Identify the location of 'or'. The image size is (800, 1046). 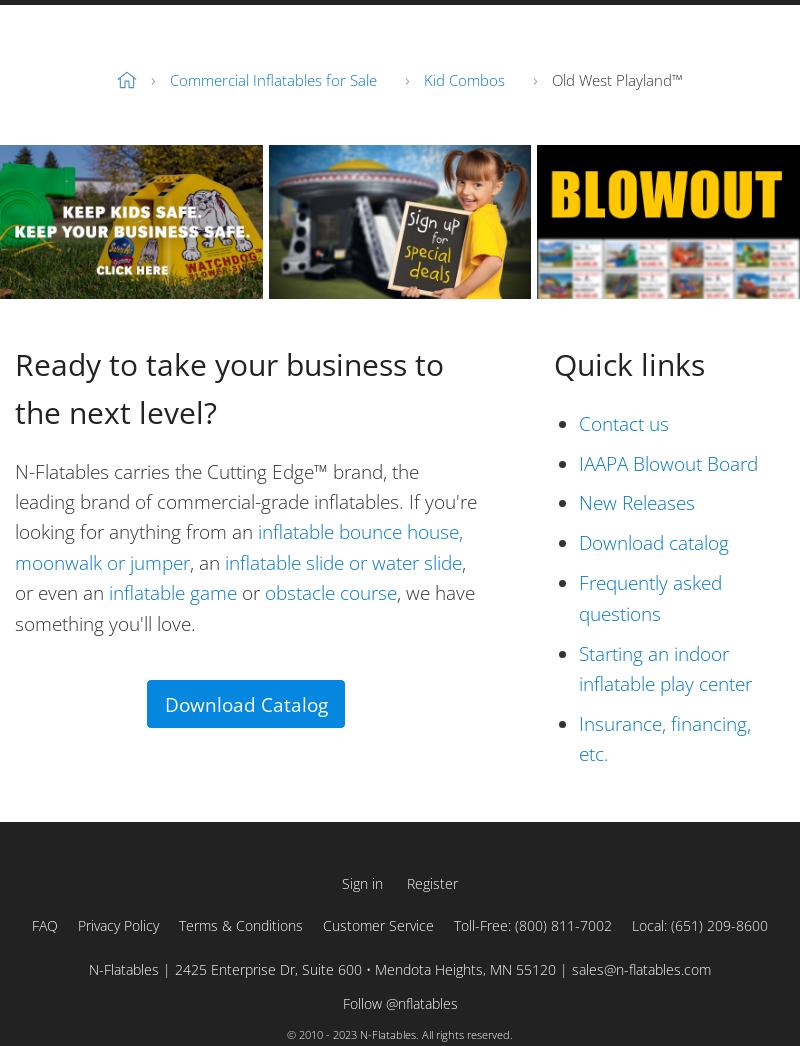
(249, 592).